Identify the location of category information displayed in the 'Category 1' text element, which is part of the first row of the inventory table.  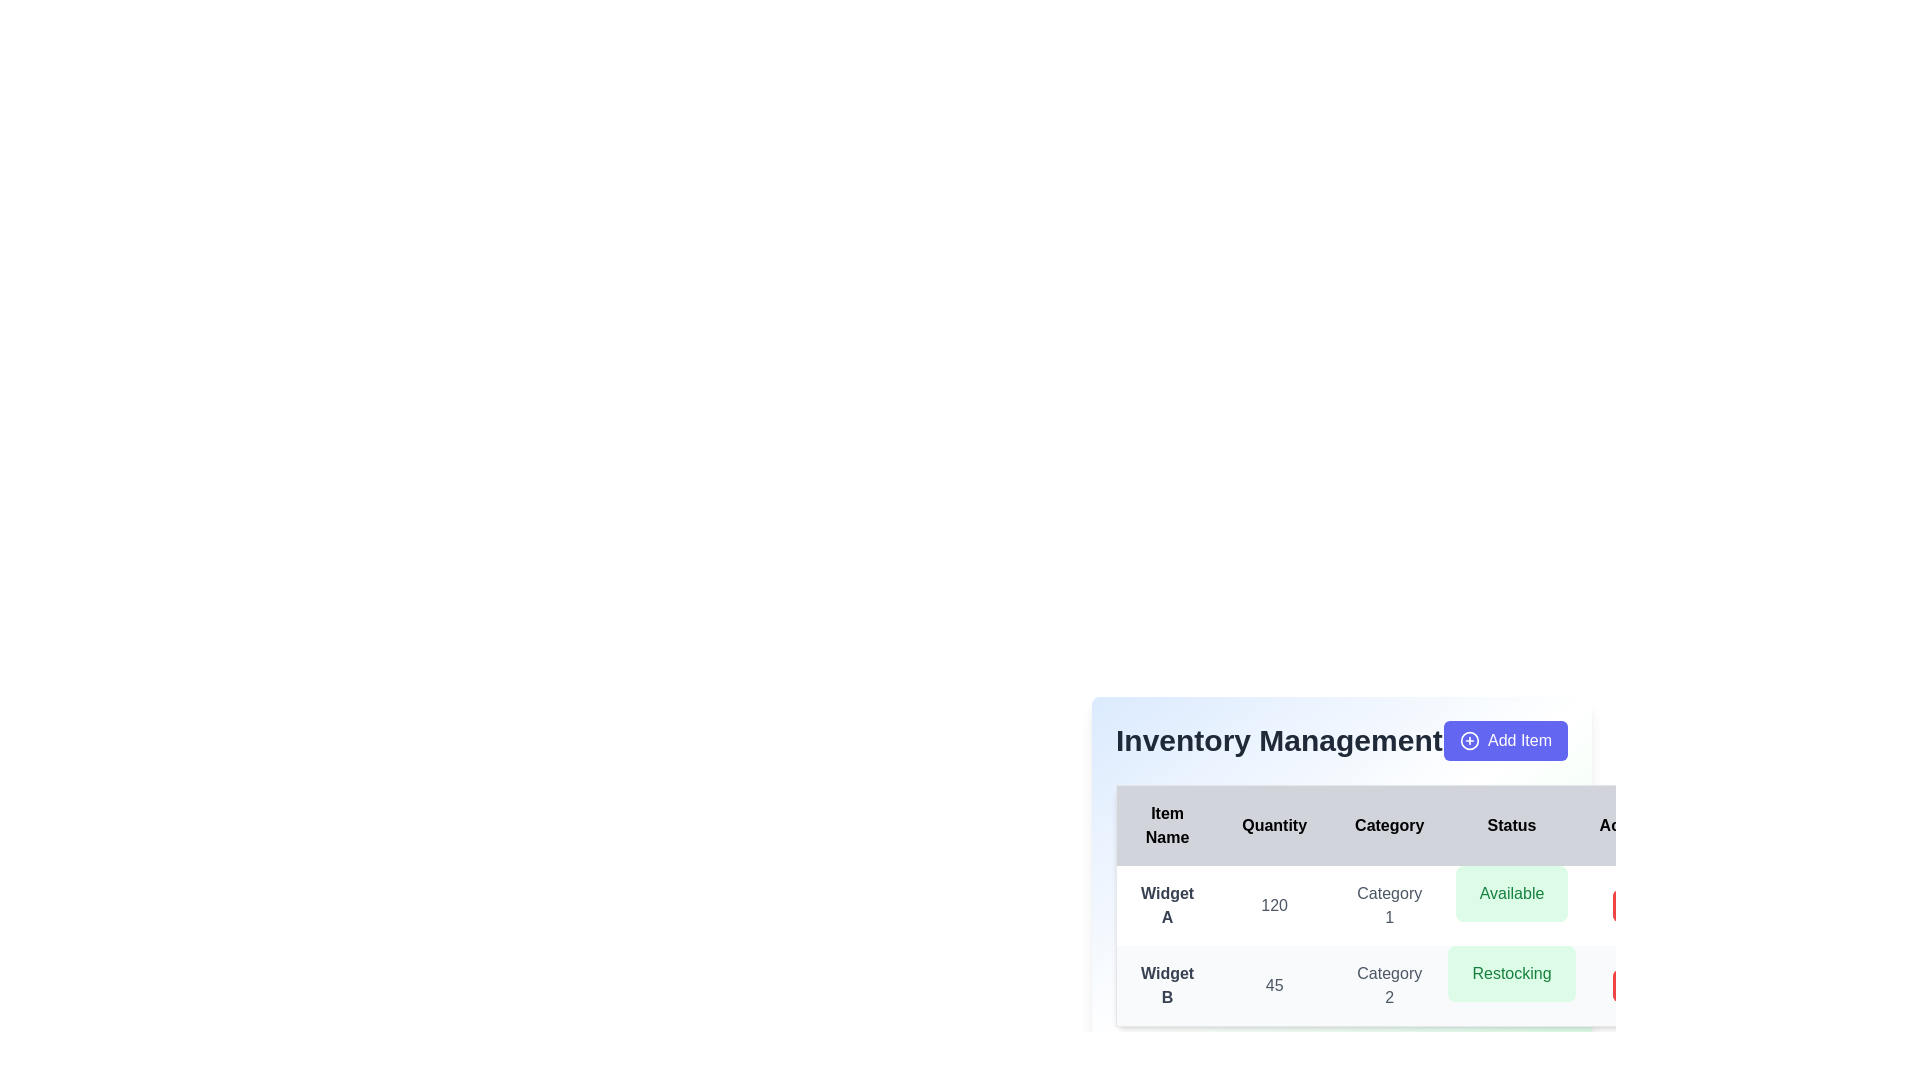
(1398, 906).